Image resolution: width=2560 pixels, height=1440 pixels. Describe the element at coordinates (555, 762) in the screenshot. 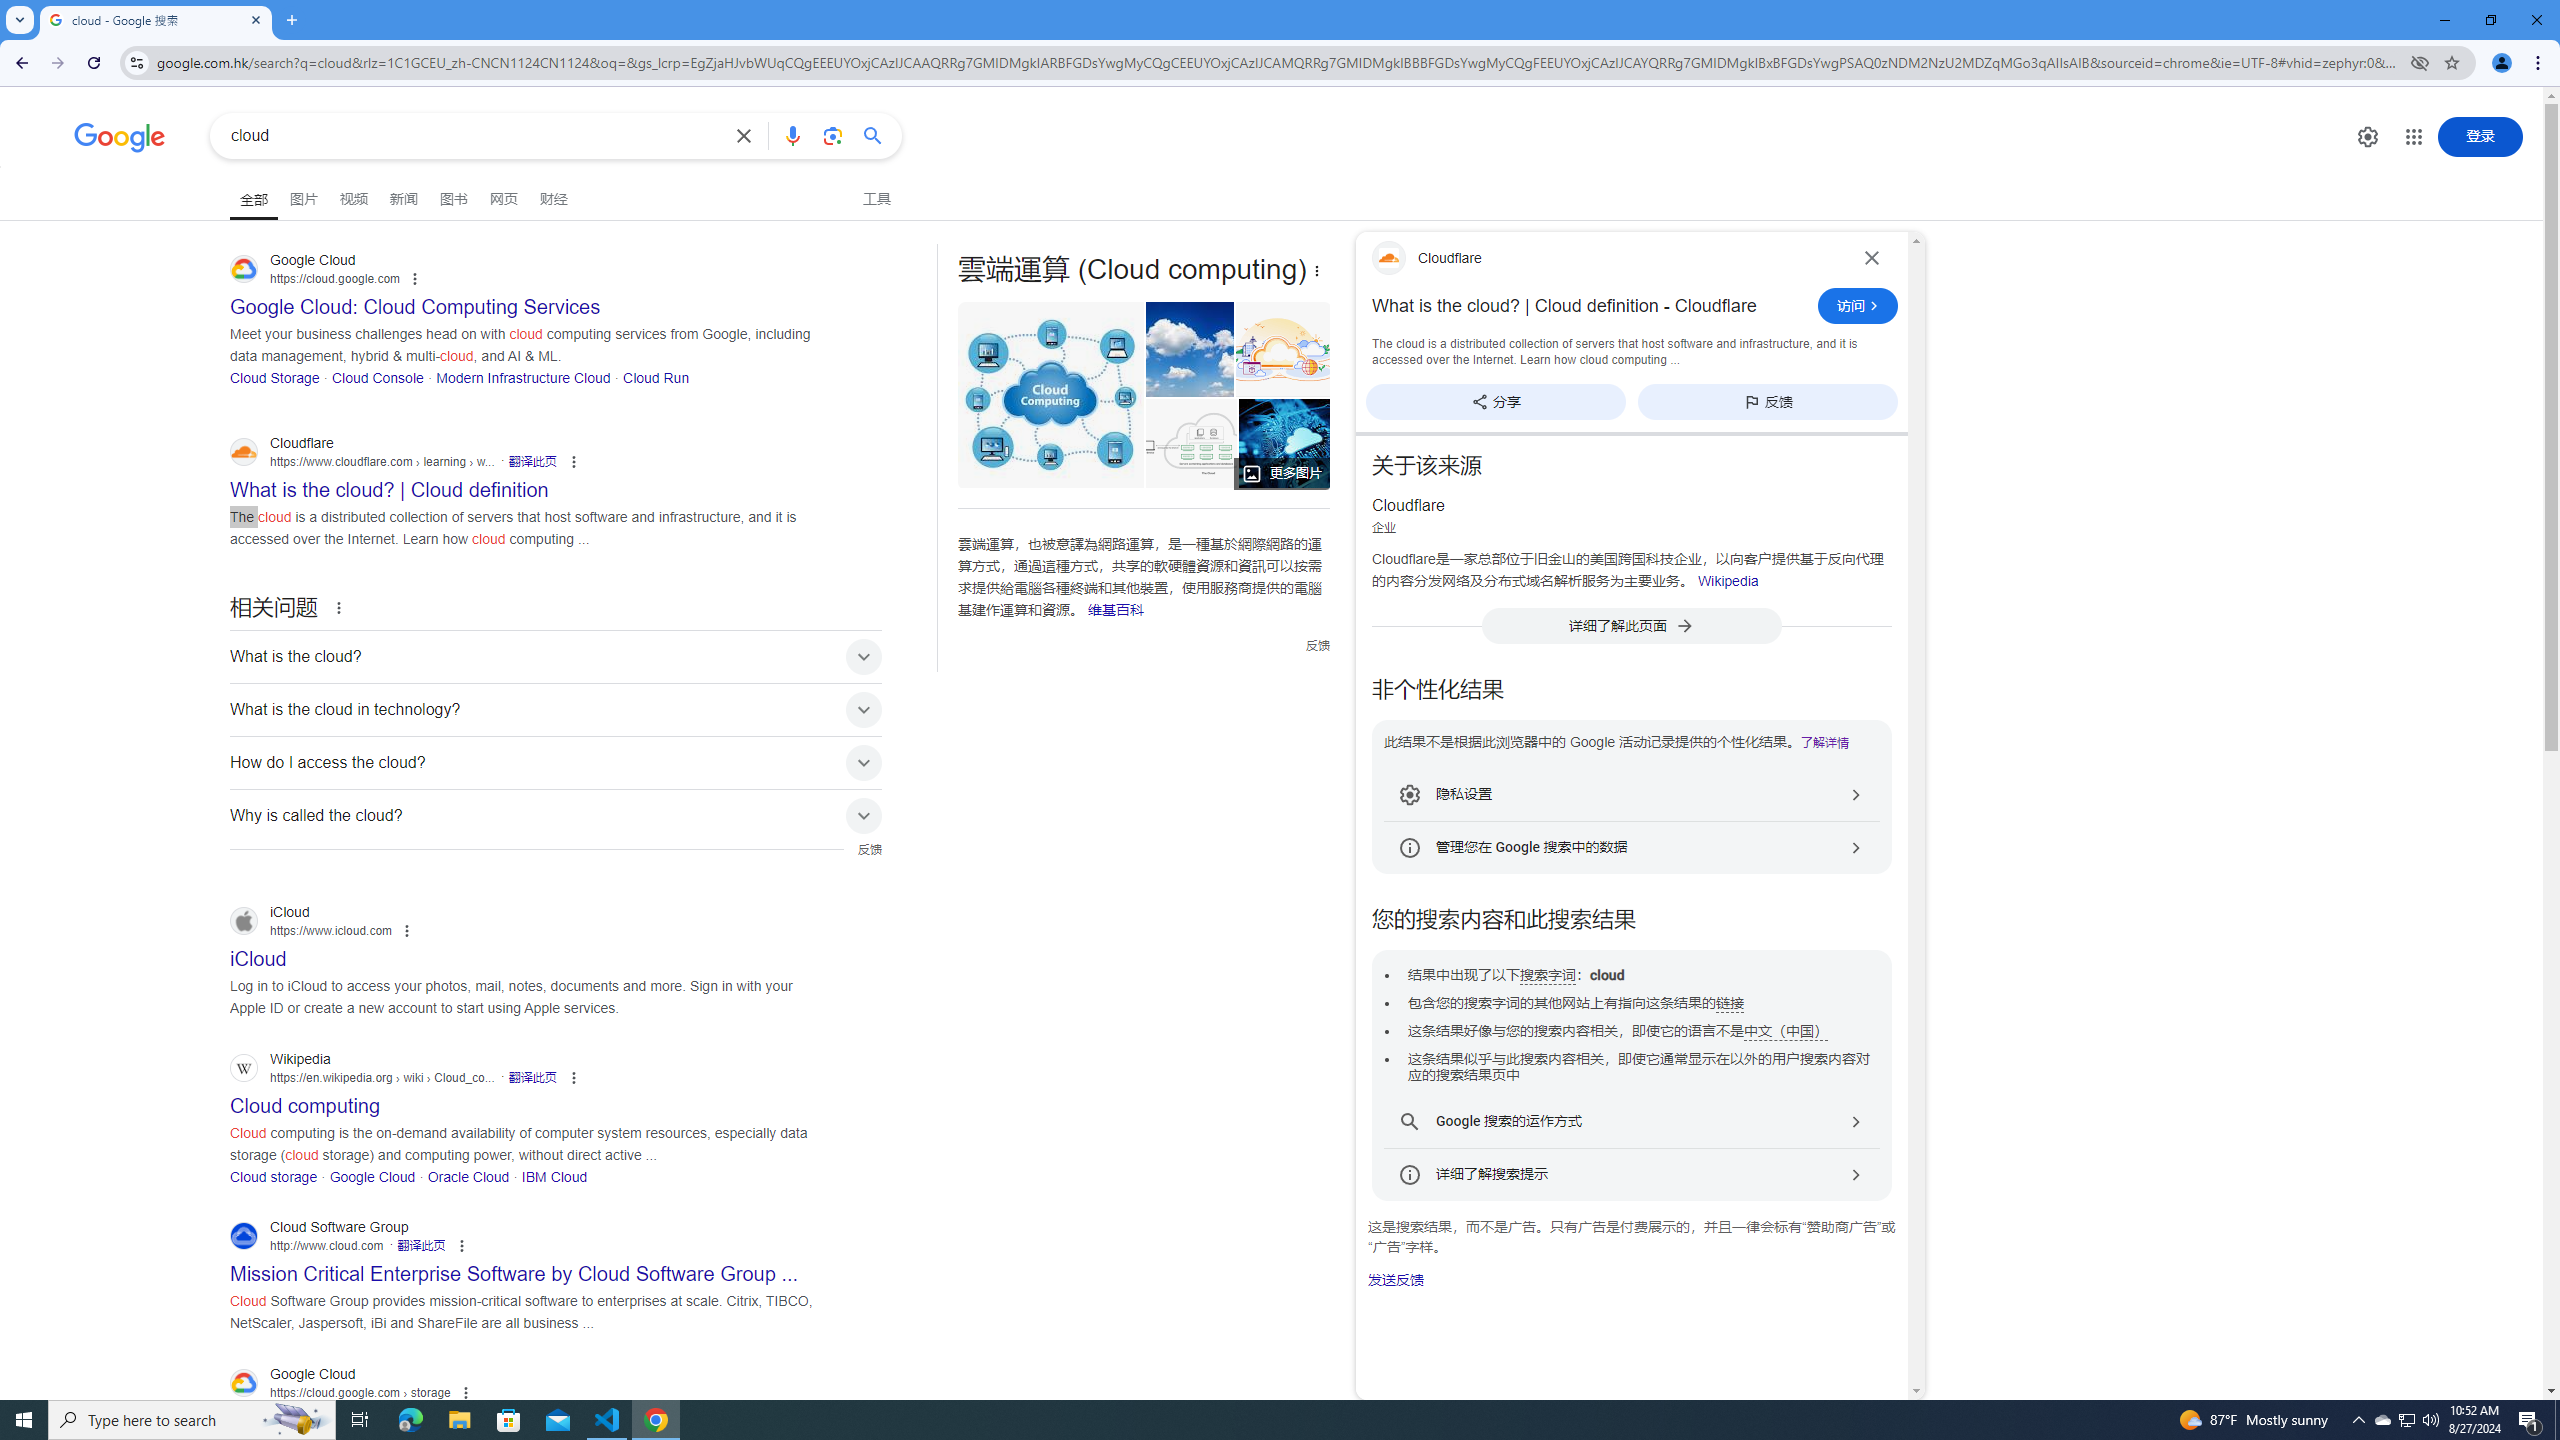

I see `'How do I access the cloud?'` at that location.